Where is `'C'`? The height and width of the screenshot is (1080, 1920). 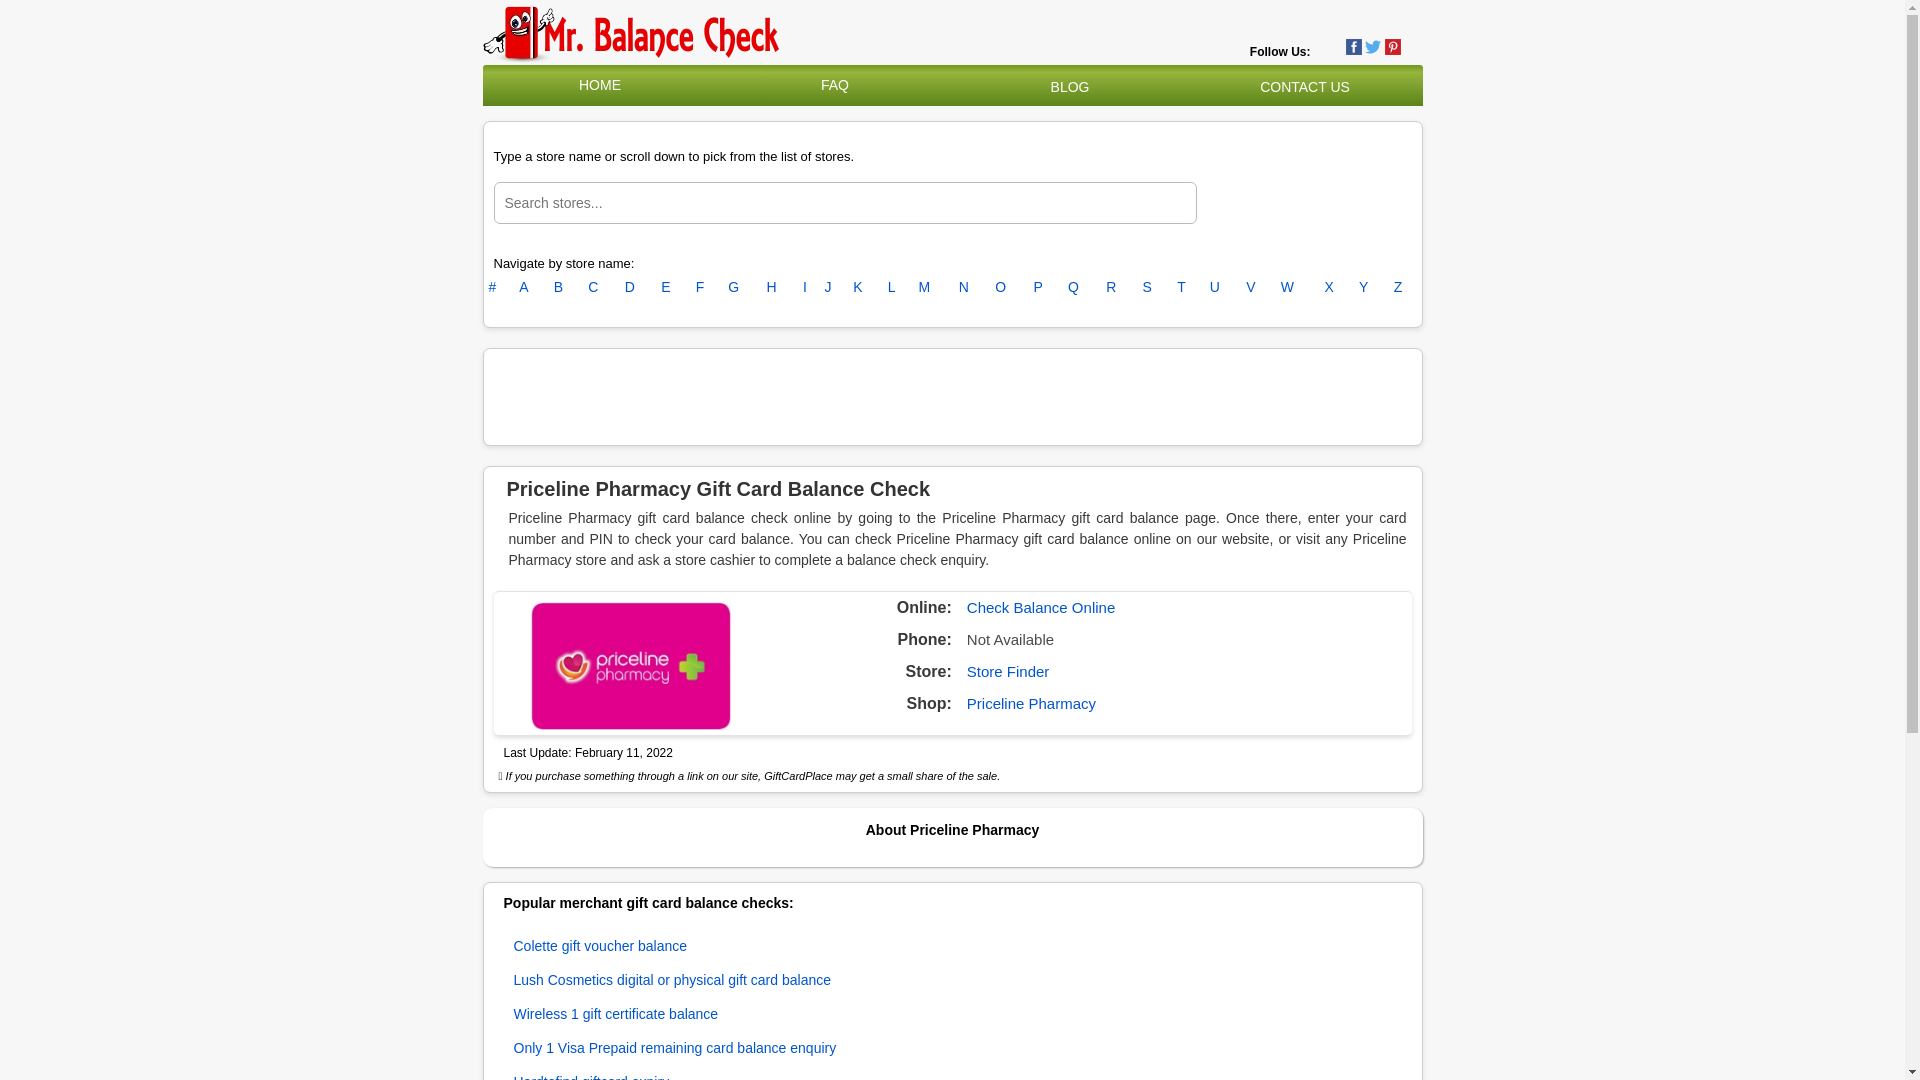
'C' is located at coordinates (592, 286).